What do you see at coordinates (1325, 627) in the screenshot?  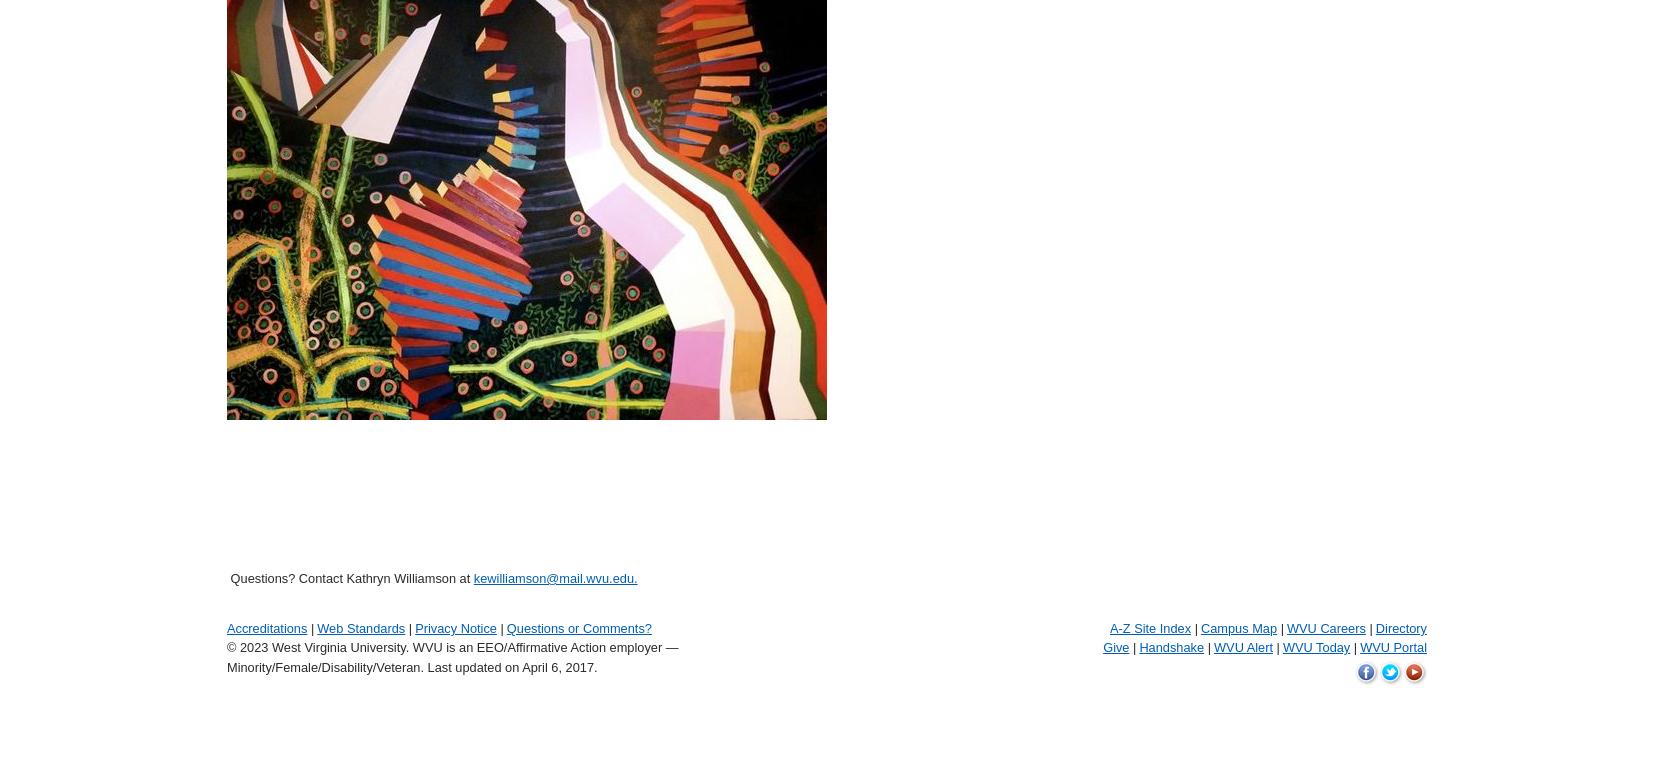 I see `'WVU Careers'` at bounding box center [1325, 627].